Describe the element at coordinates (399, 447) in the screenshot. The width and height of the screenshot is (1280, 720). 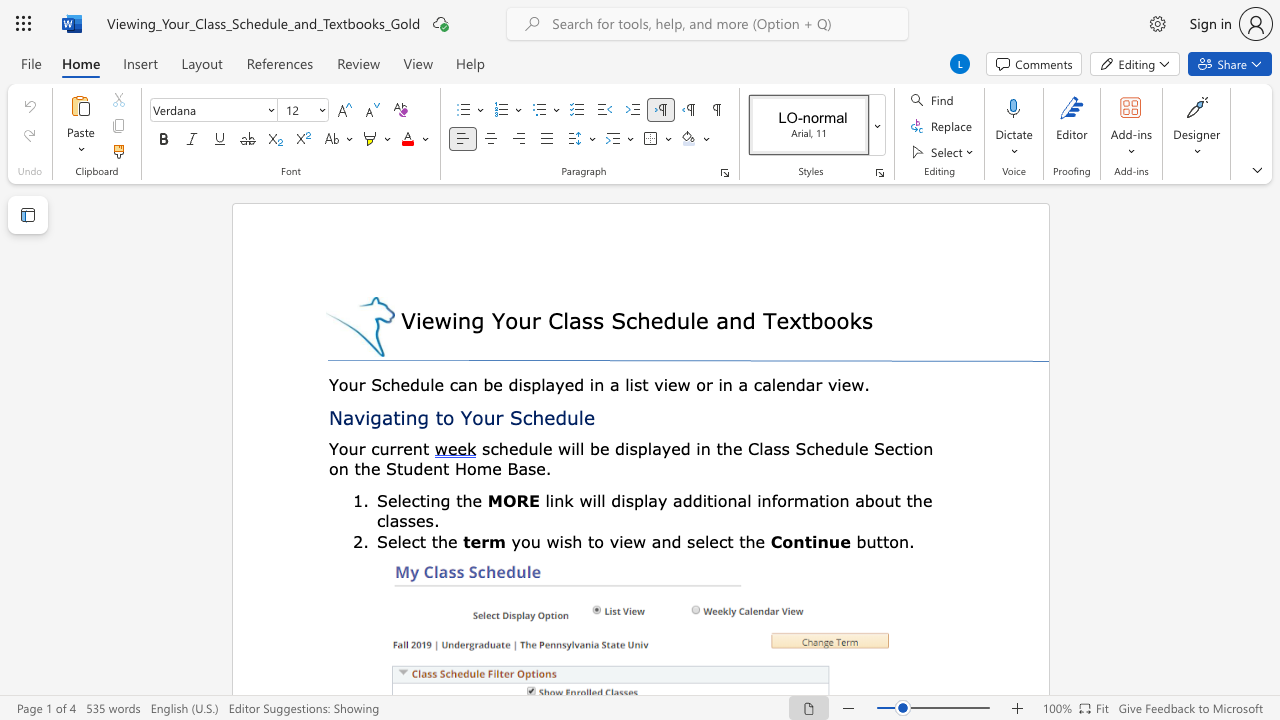
I see `the 3th character "r" in the text` at that location.